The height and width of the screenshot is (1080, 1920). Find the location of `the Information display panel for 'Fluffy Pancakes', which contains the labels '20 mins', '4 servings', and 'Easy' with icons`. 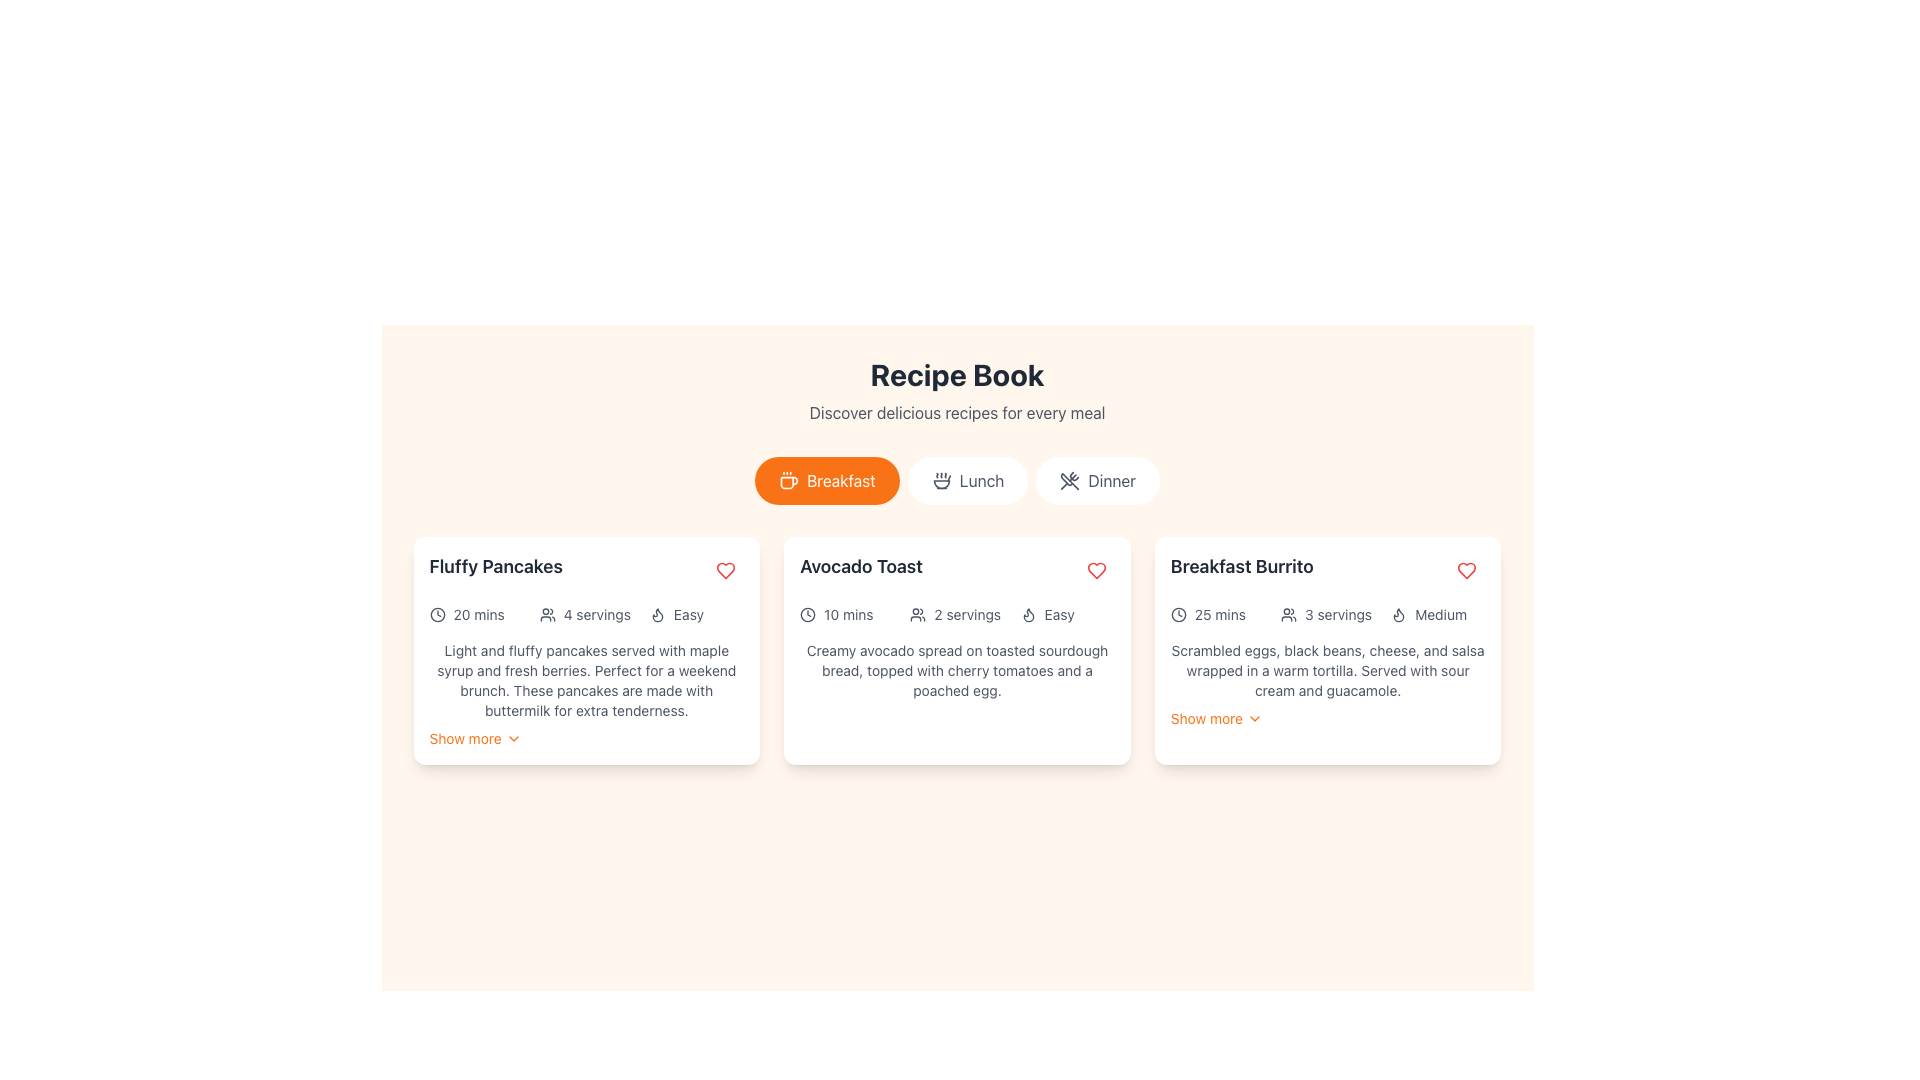

the Information display panel for 'Fluffy Pancakes', which contains the labels '20 mins', '4 servings', and 'Easy' with icons is located at coordinates (585, 613).